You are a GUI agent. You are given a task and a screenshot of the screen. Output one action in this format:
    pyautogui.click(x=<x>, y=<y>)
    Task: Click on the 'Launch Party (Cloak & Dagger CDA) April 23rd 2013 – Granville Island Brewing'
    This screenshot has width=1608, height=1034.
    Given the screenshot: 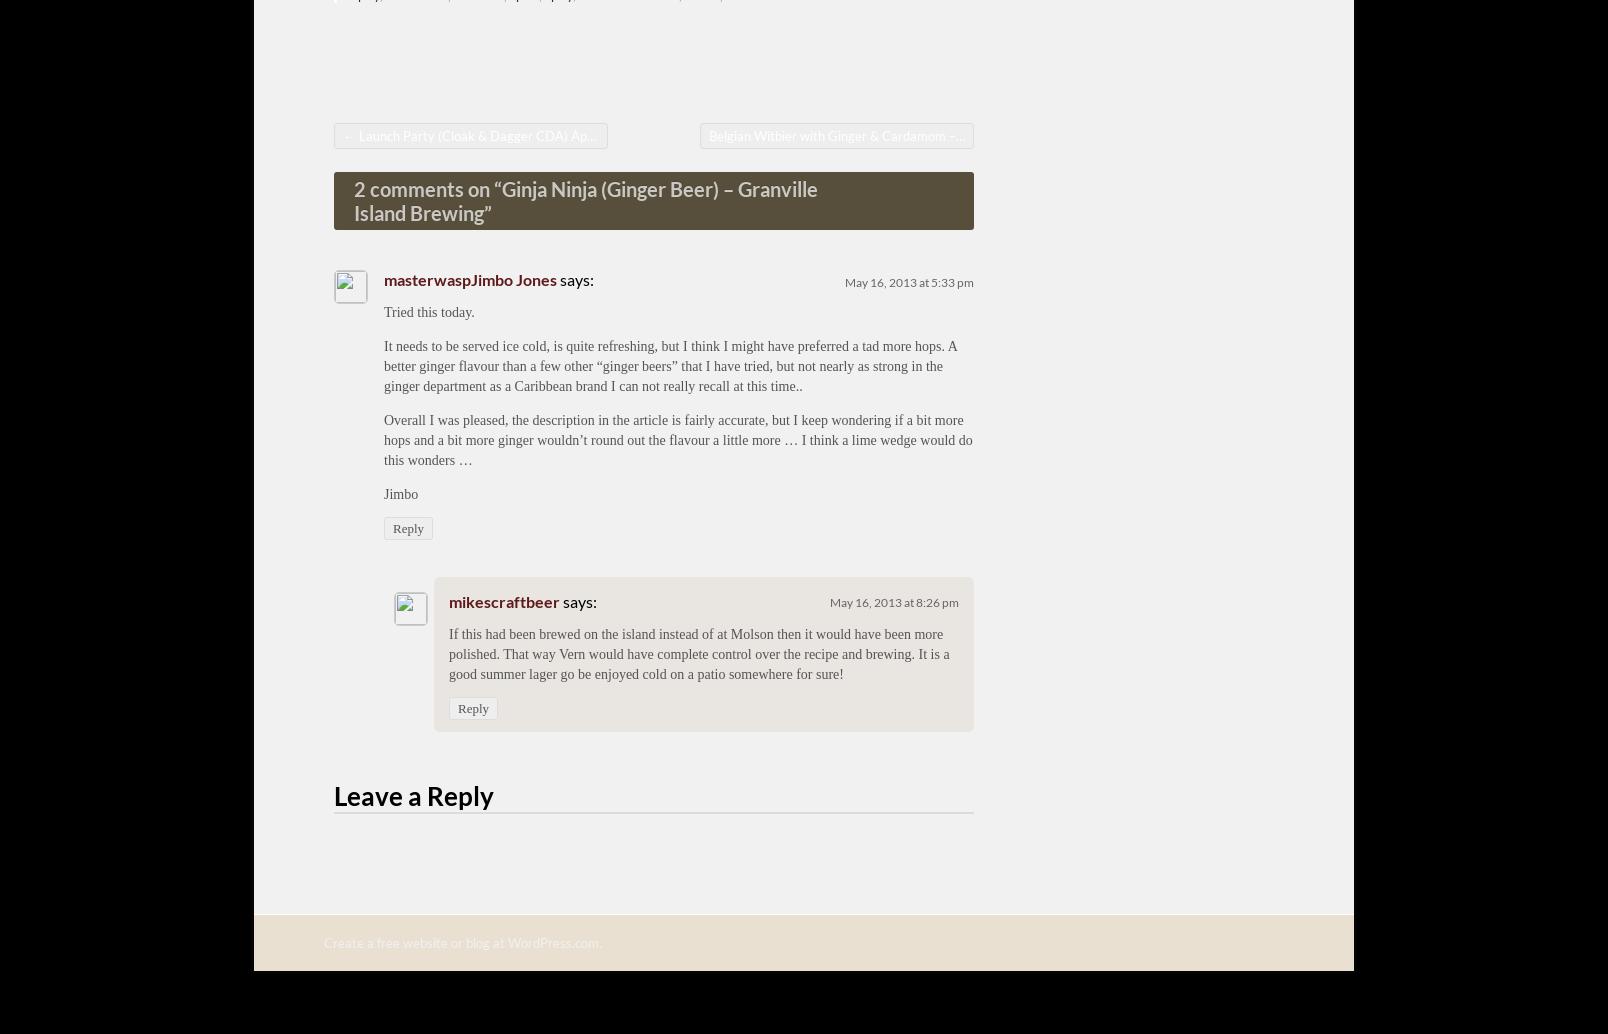 What is the action you would take?
    pyautogui.click(x=584, y=135)
    